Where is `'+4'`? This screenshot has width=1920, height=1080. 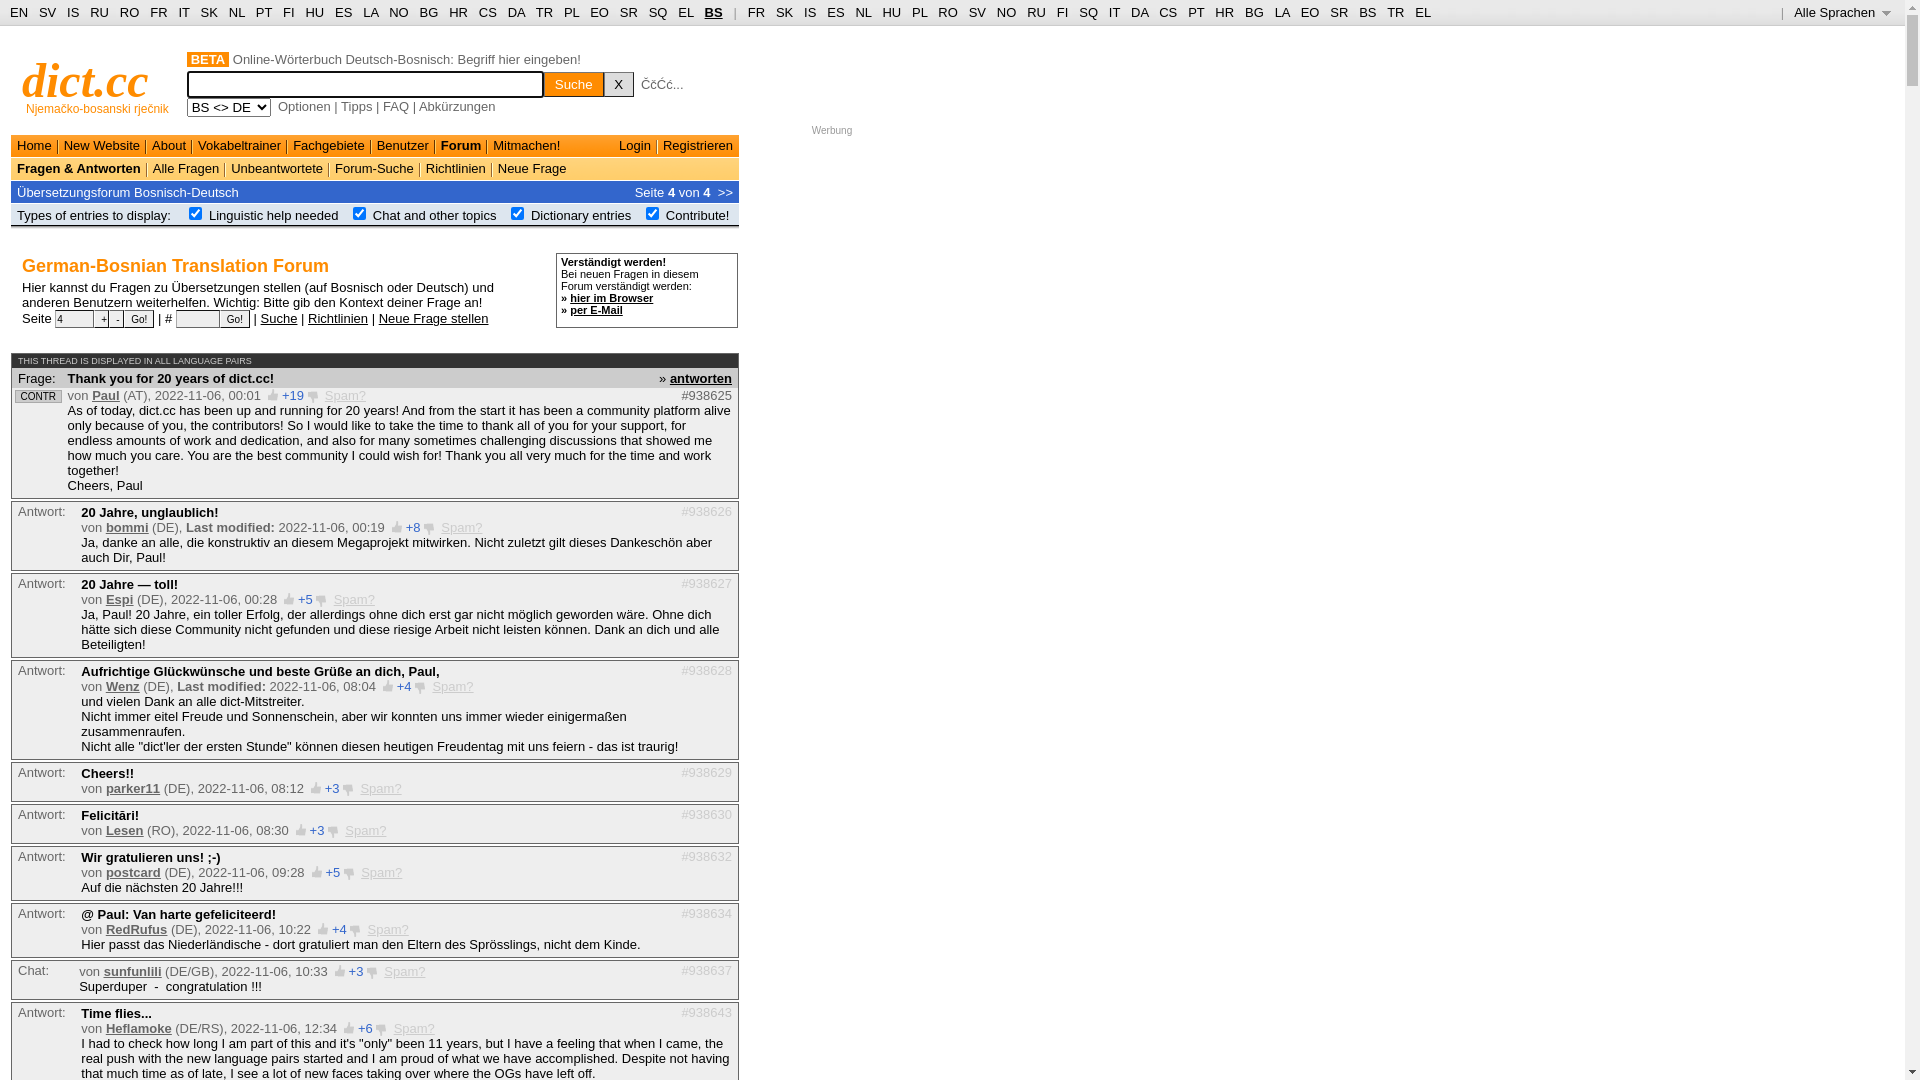 '+4' is located at coordinates (403, 685).